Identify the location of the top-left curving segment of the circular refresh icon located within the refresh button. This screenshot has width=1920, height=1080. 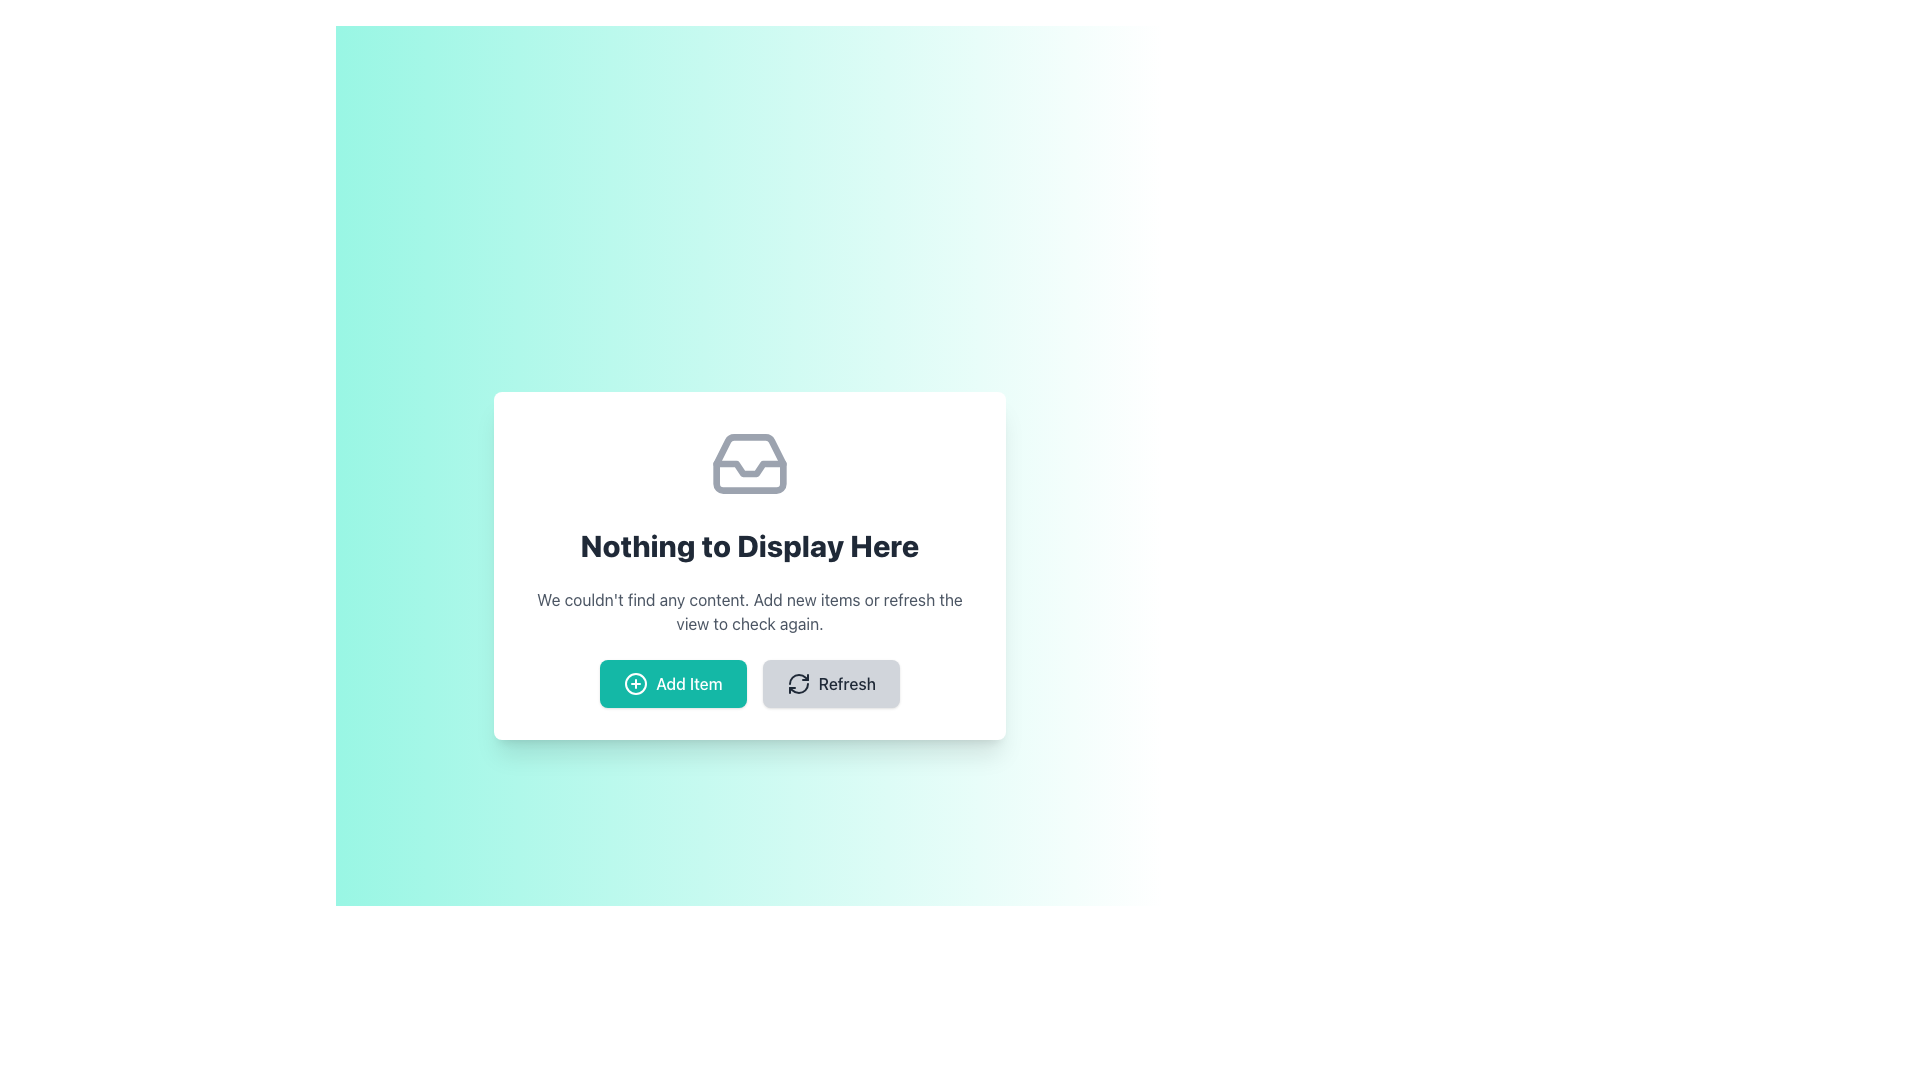
(797, 678).